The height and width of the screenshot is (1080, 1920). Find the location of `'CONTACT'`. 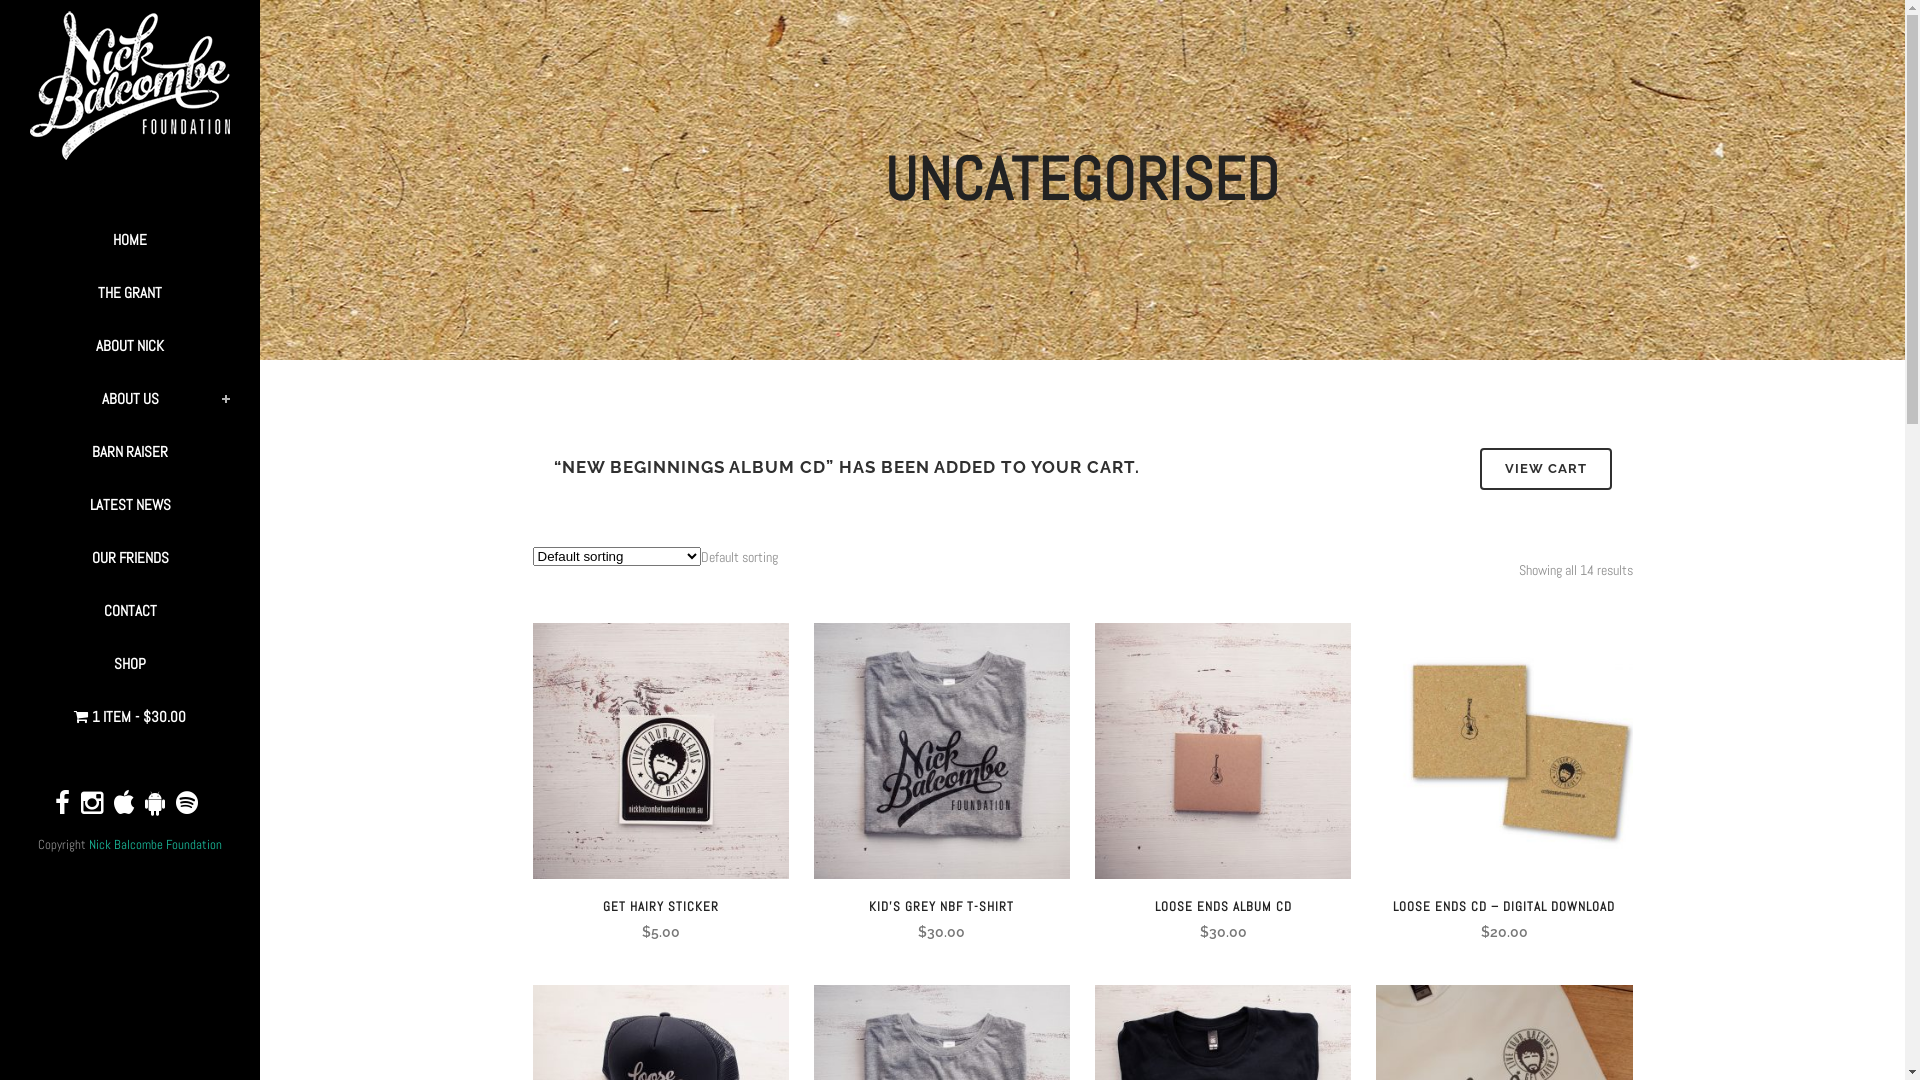

'CONTACT' is located at coordinates (128, 609).